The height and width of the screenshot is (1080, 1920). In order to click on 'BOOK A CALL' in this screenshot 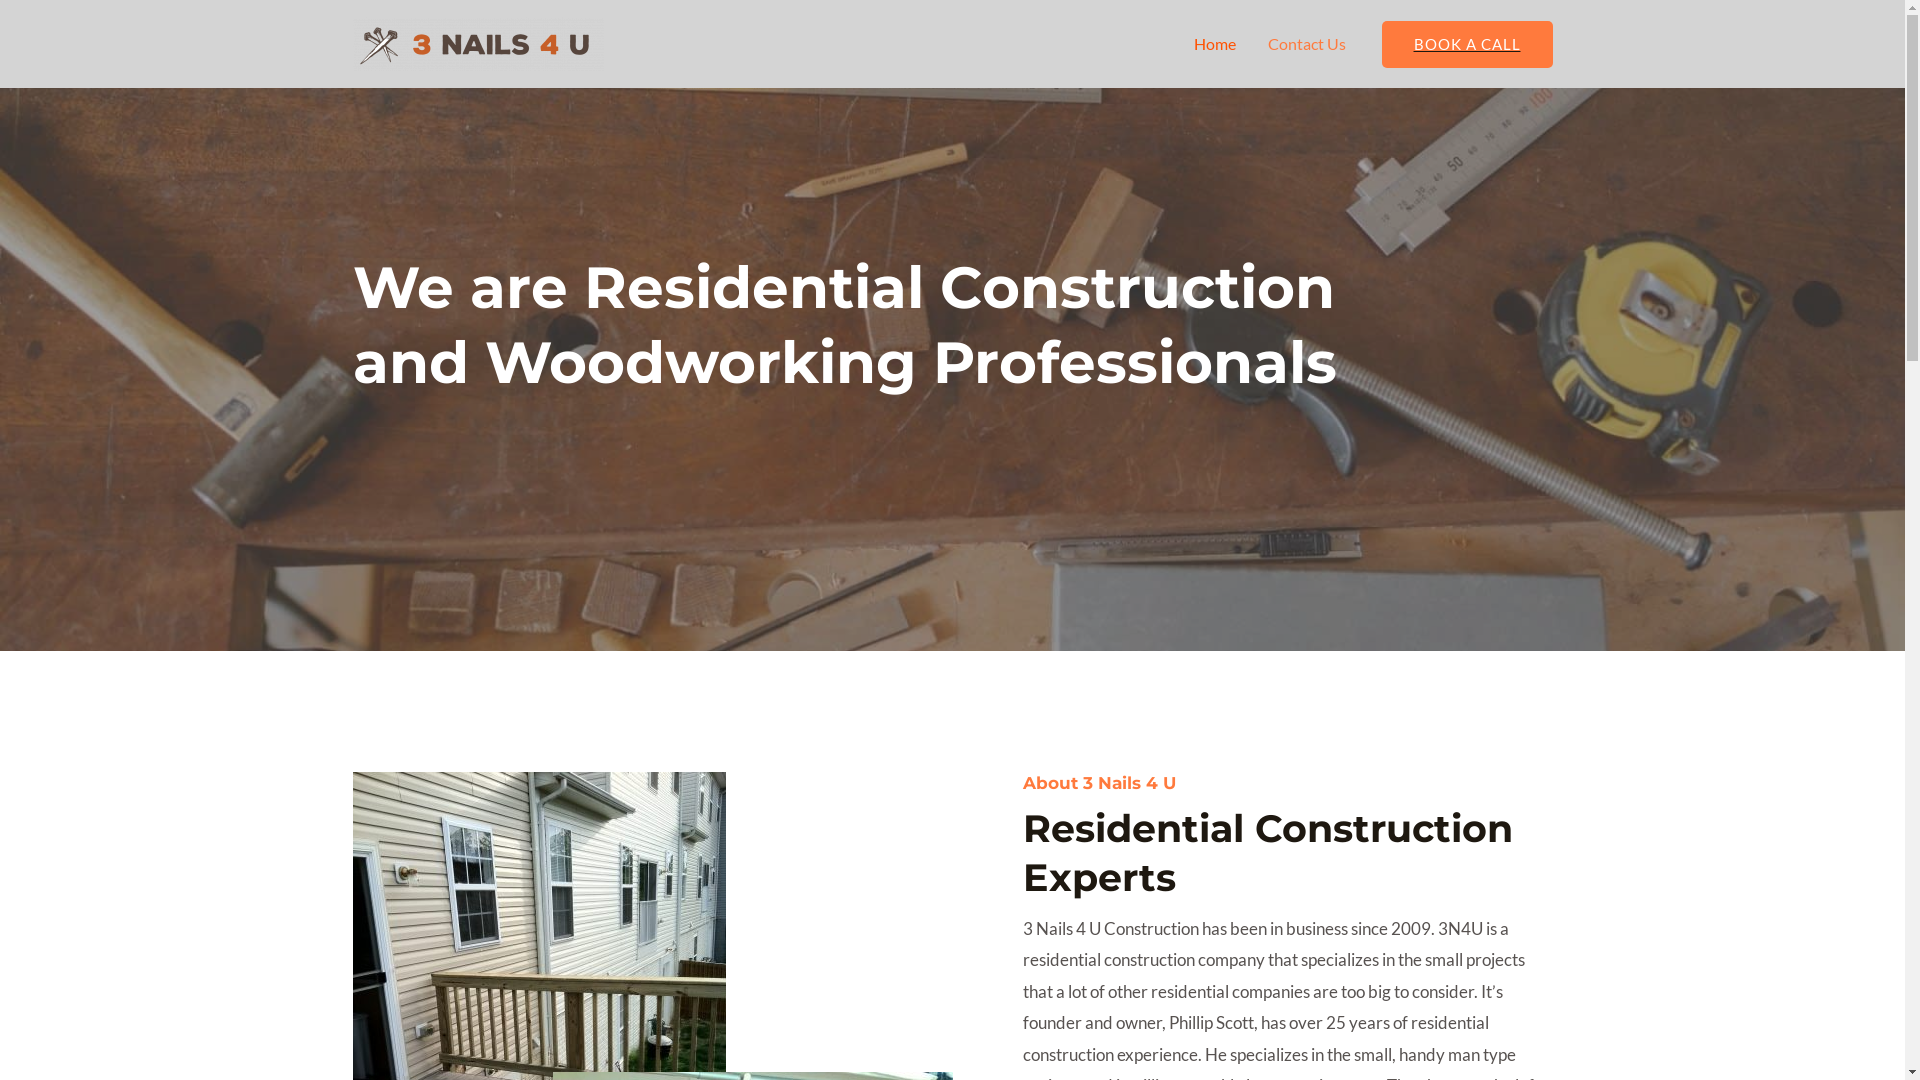, I will do `click(1381, 43)`.